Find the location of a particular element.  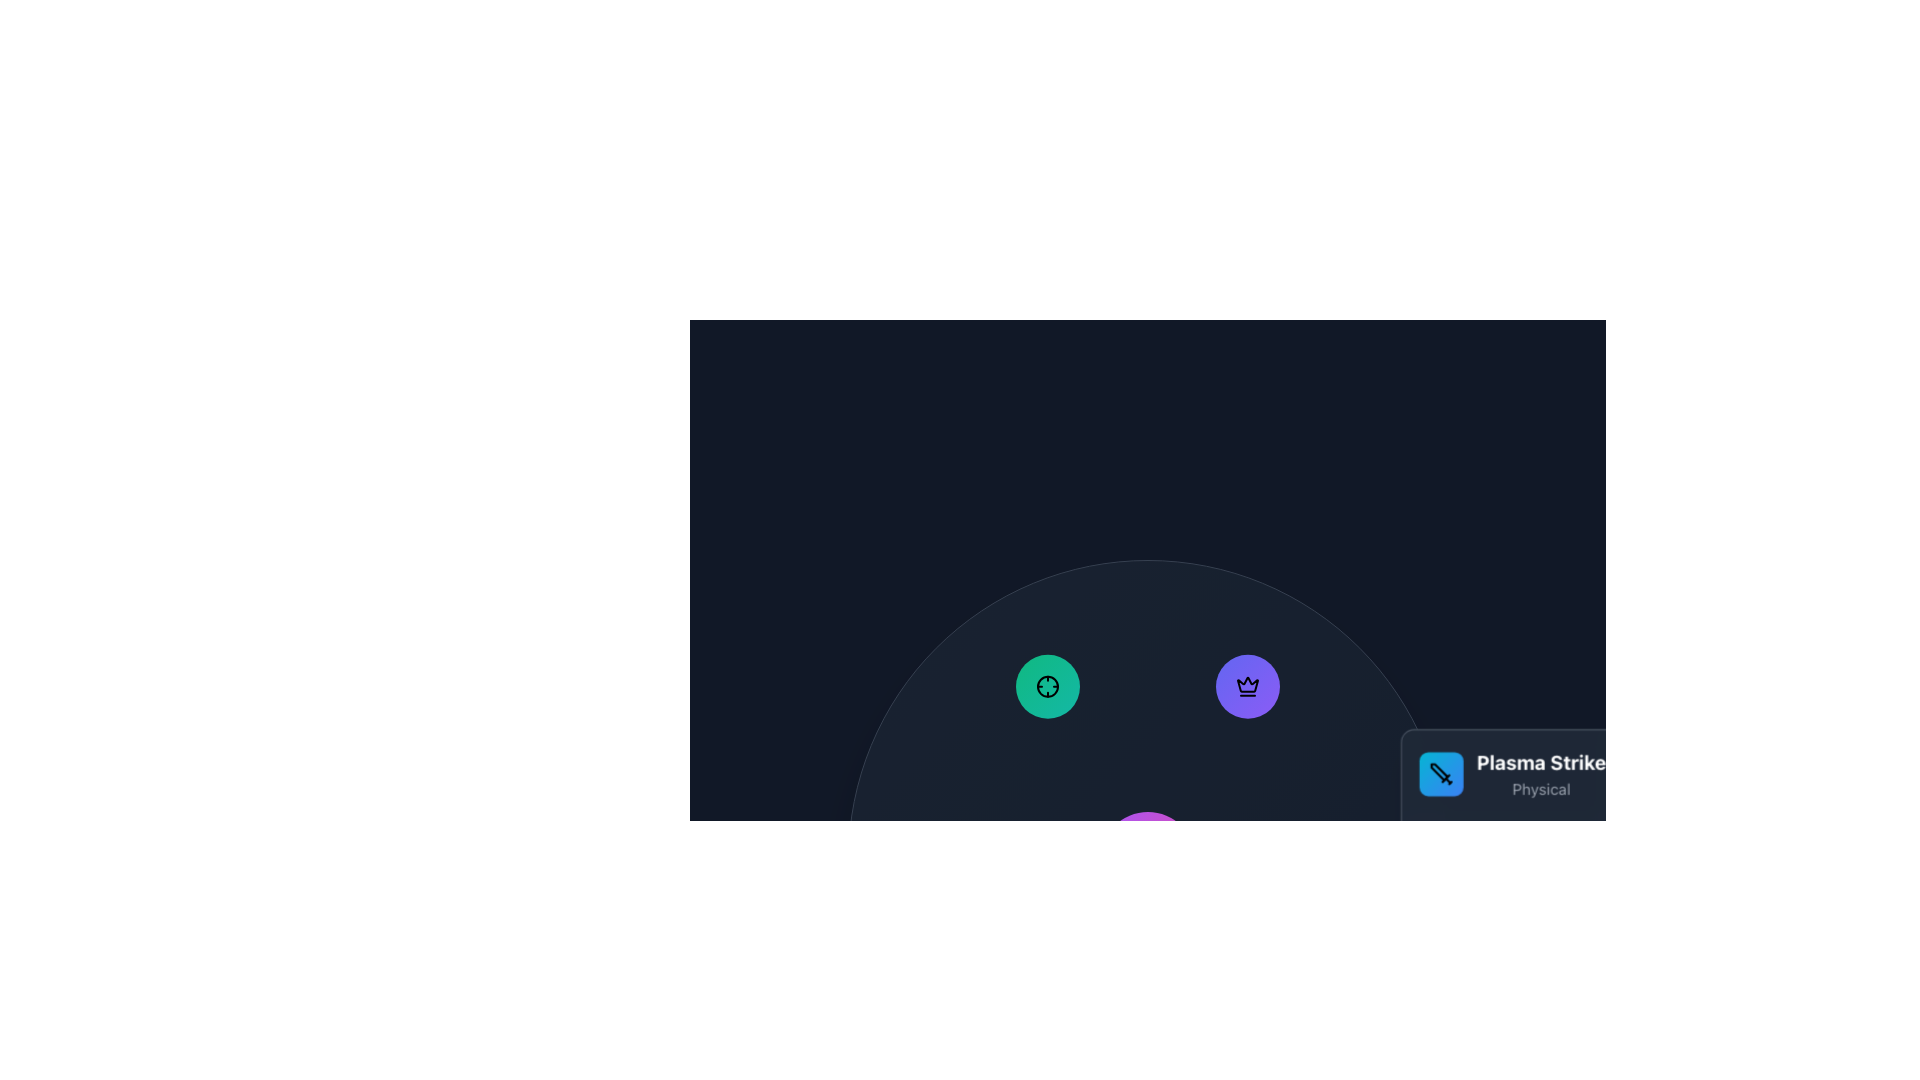

the purple circular icon with a black stylized crown, positioned as the second icon from the left in a circular arrangement at the top-right corner is located at coordinates (1247, 683).